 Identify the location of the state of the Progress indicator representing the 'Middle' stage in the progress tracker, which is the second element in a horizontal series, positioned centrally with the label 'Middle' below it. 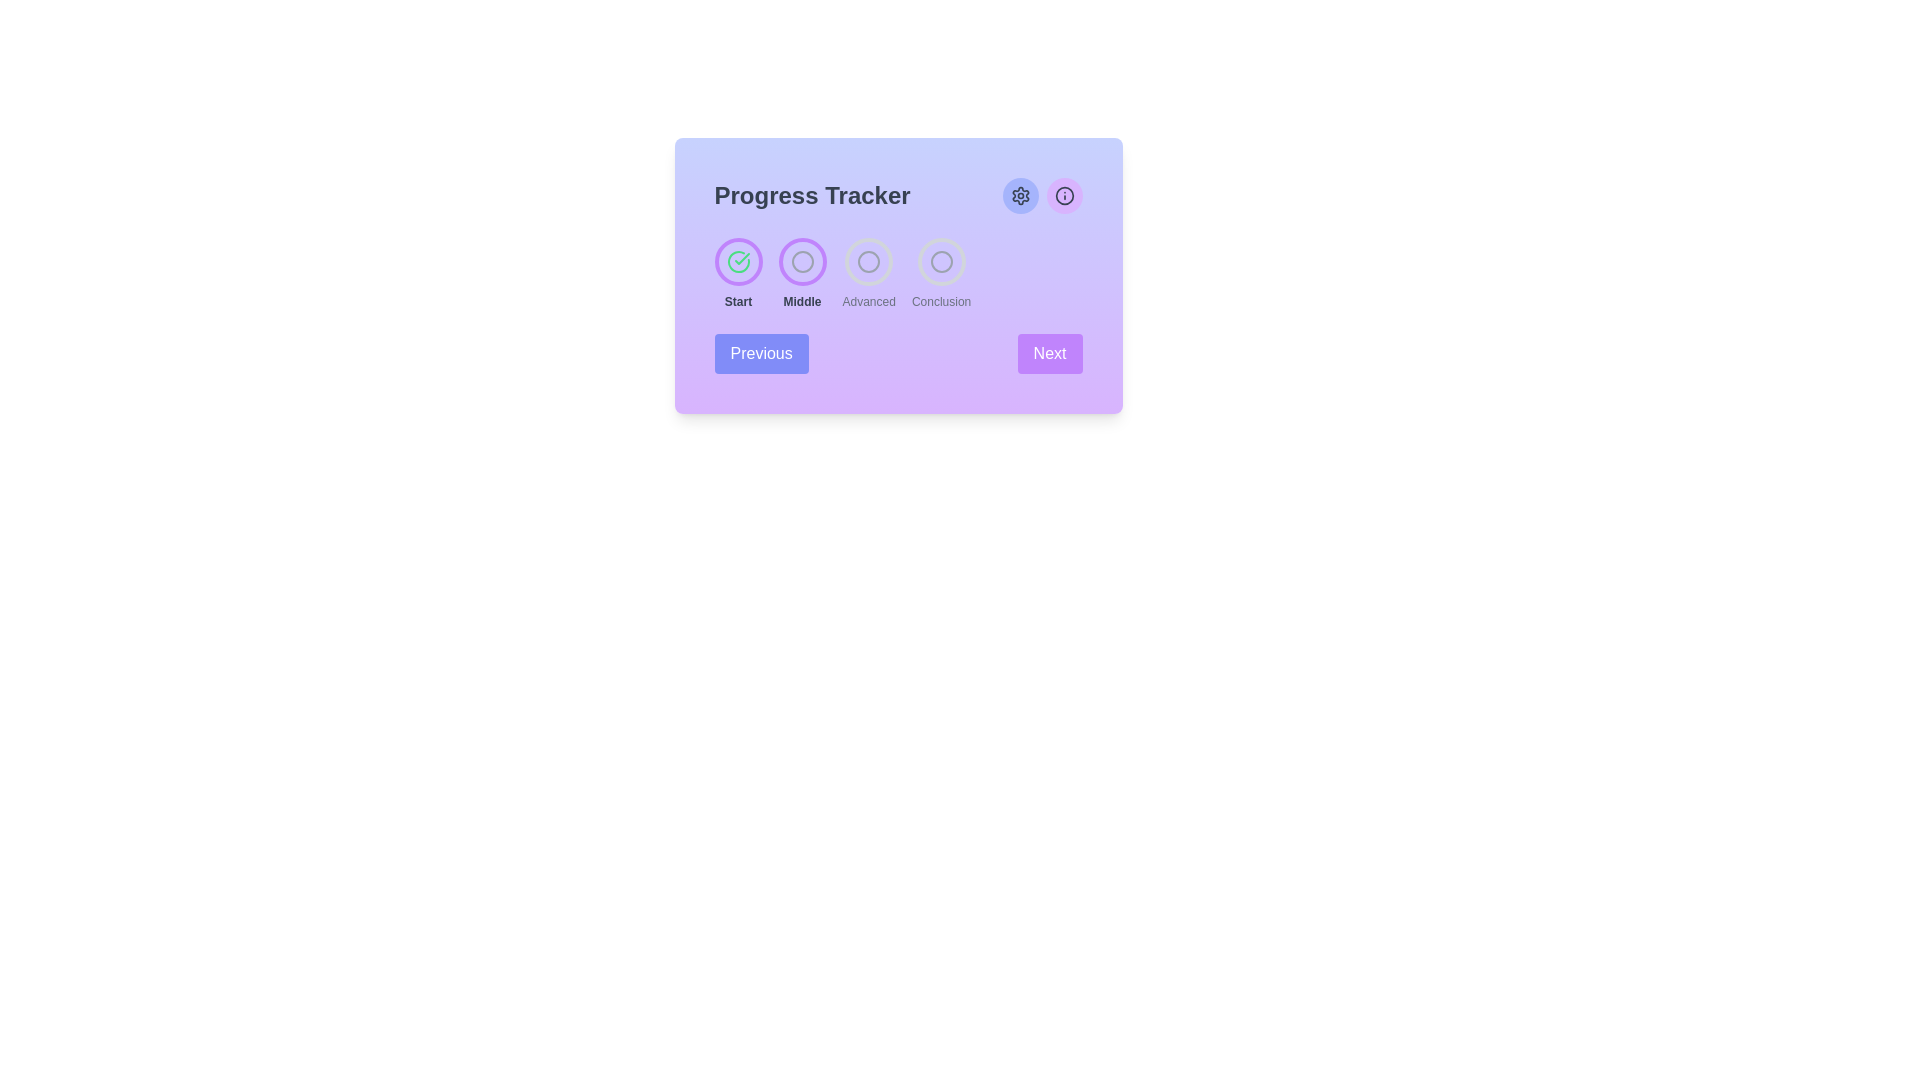
(802, 261).